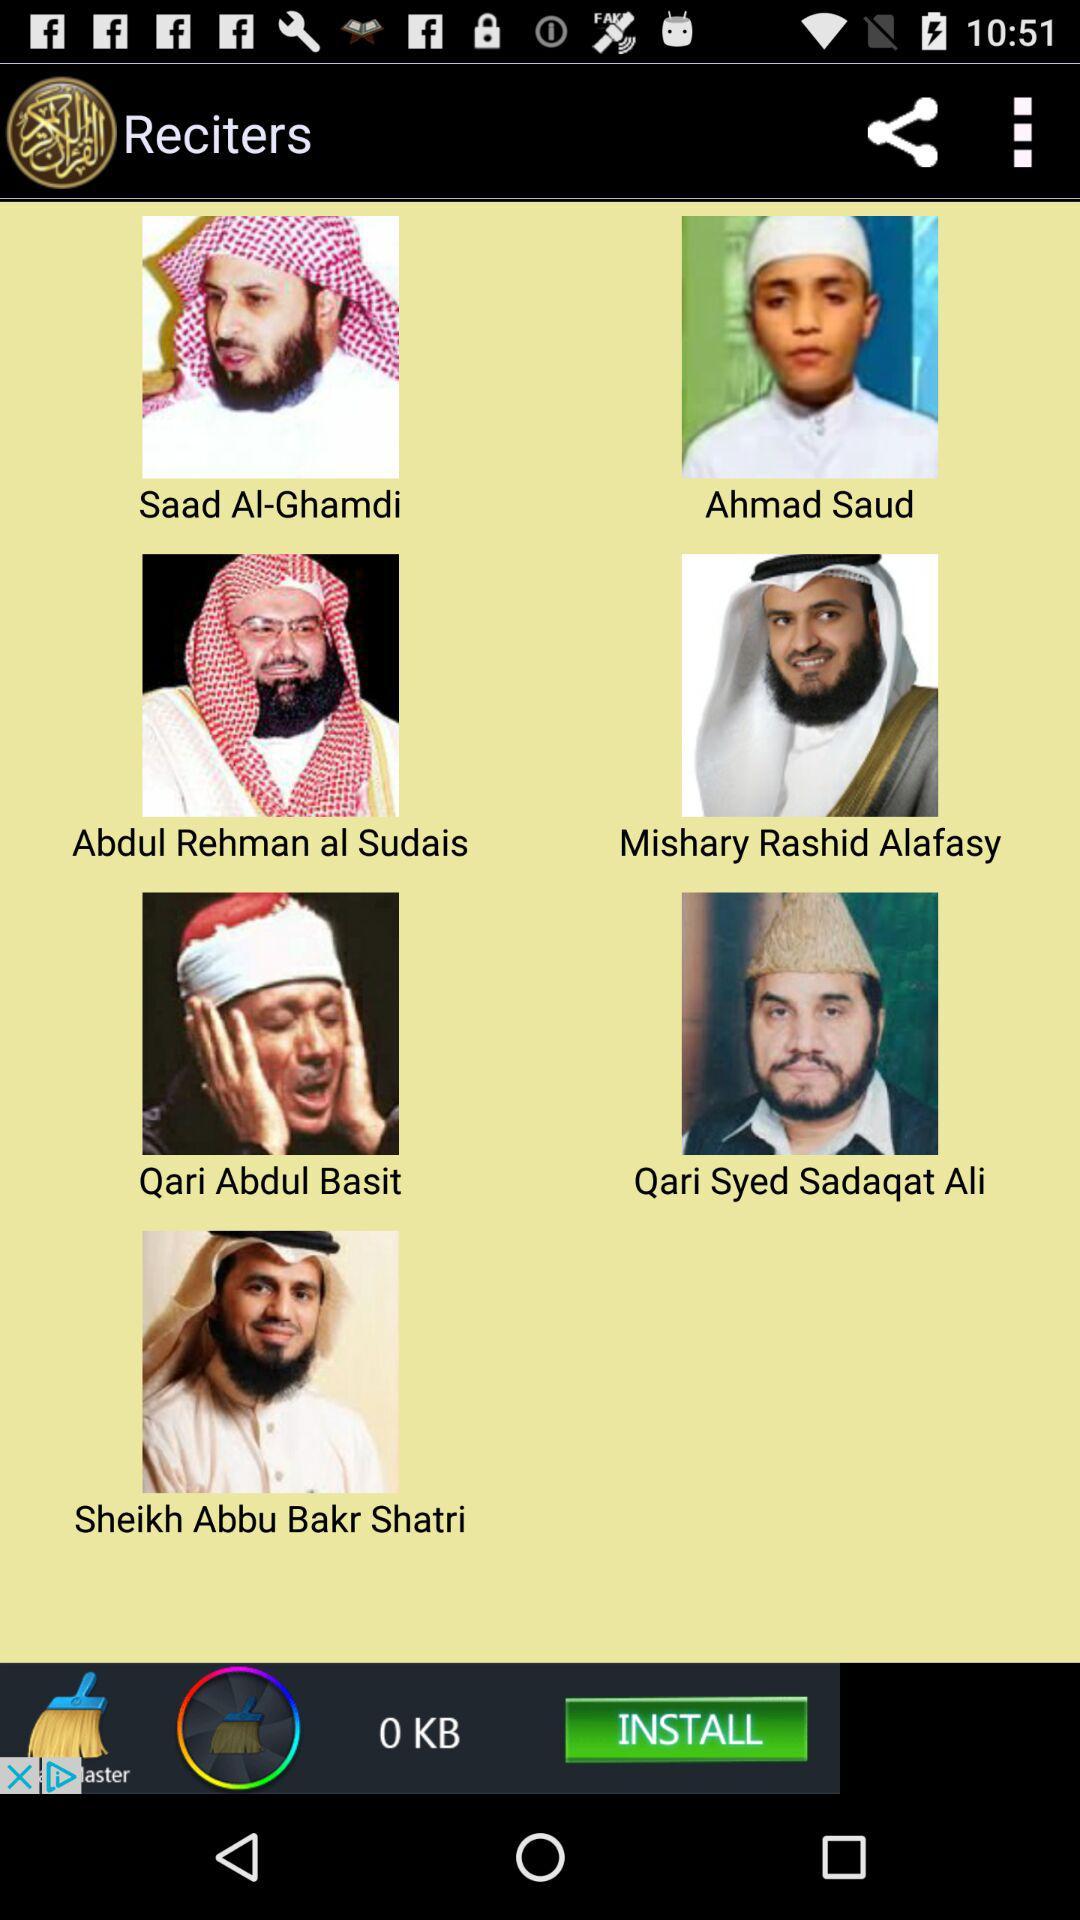  I want to click on the share icon, so click(902, 140).